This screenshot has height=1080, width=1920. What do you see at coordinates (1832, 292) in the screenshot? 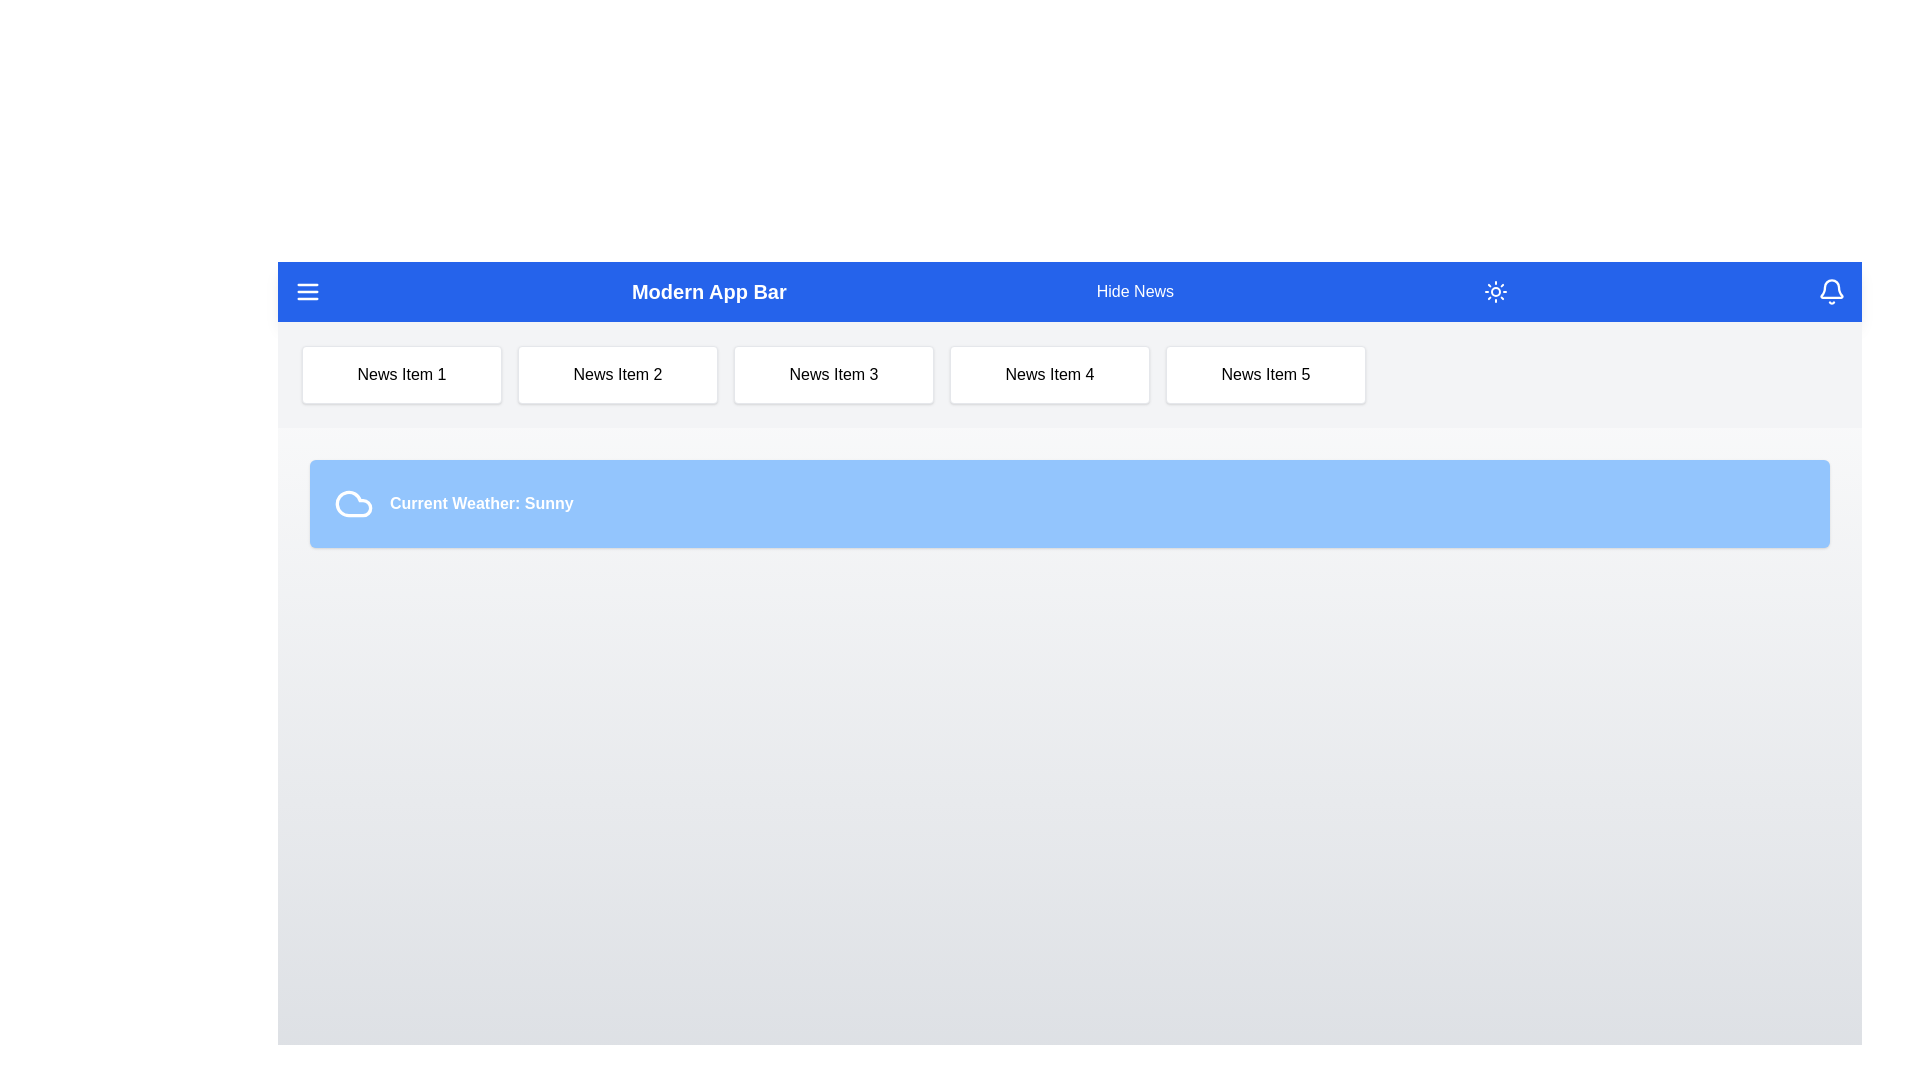
I see `the notification bell icon` at bounding box center [1832, 292].